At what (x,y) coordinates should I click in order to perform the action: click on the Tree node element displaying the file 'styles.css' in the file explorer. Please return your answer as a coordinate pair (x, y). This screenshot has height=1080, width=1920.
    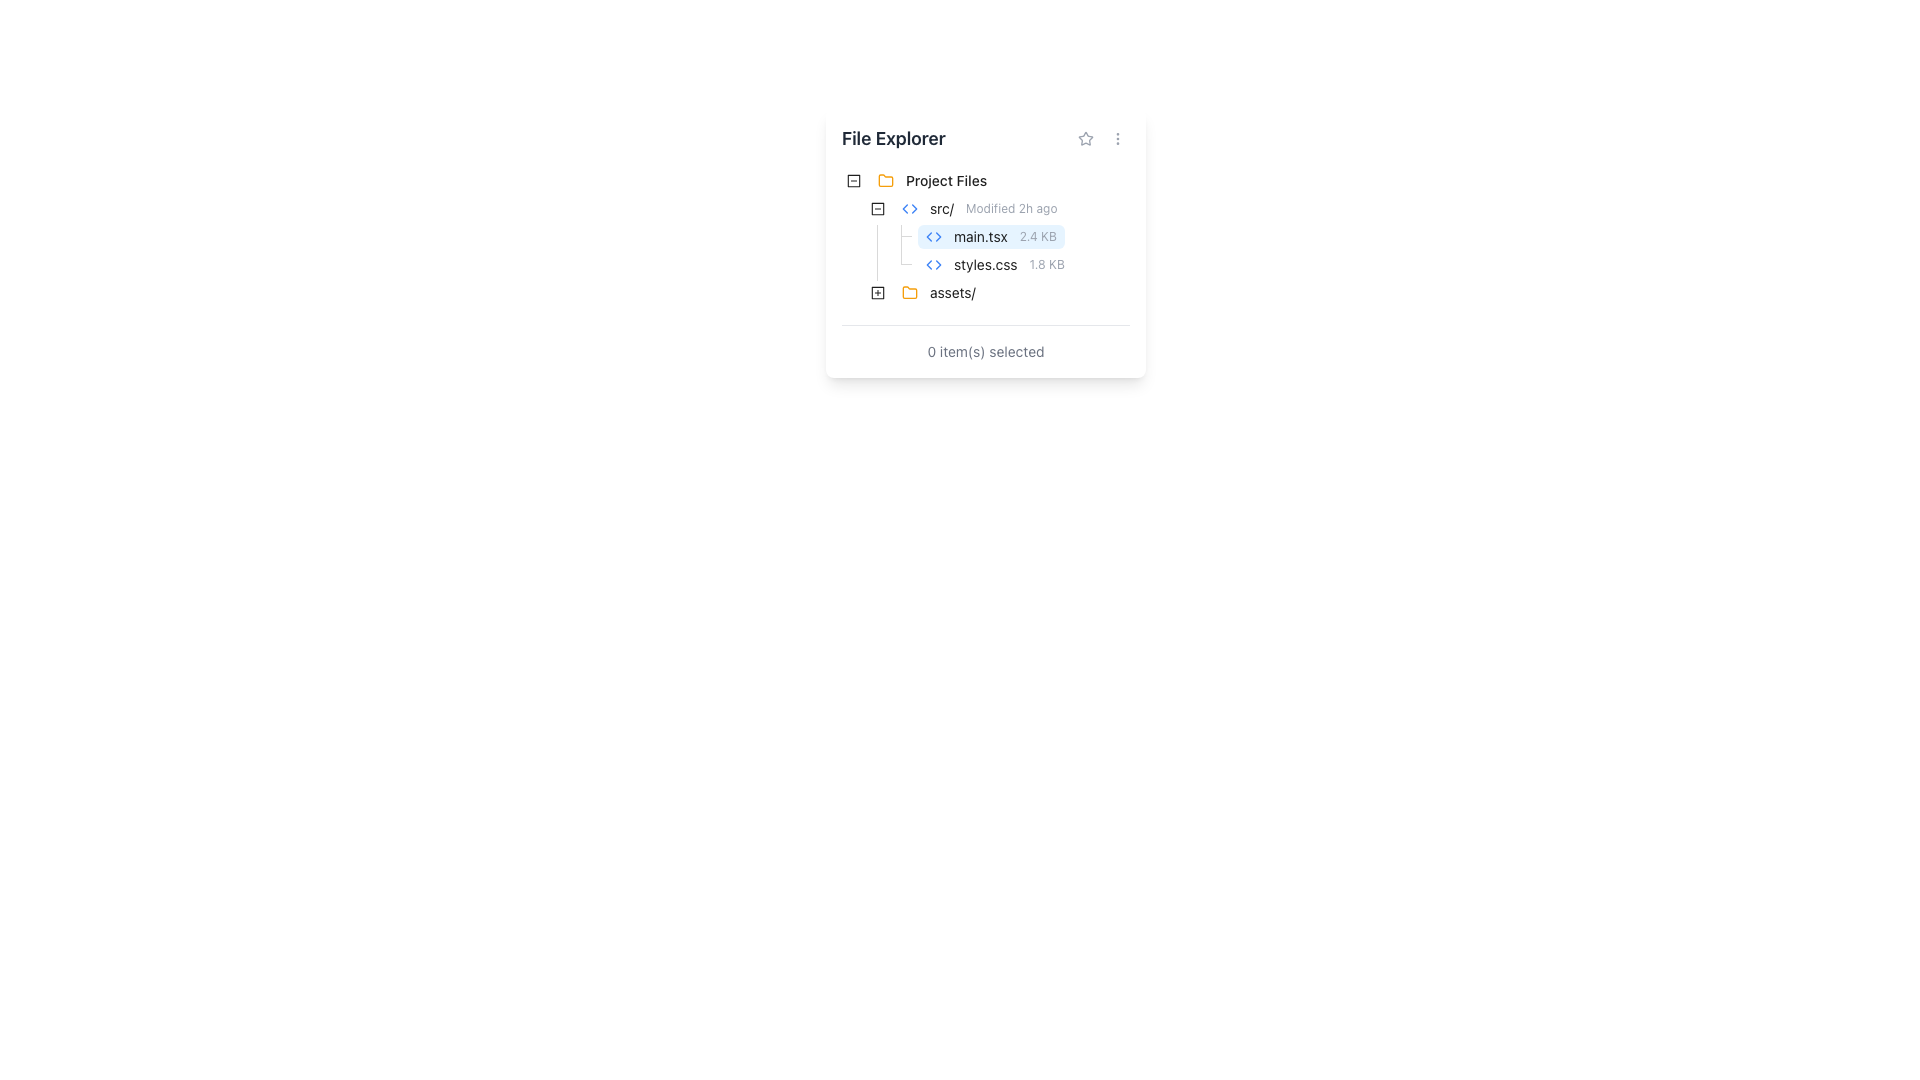
    Looking at the image, I should click on (995, 264).